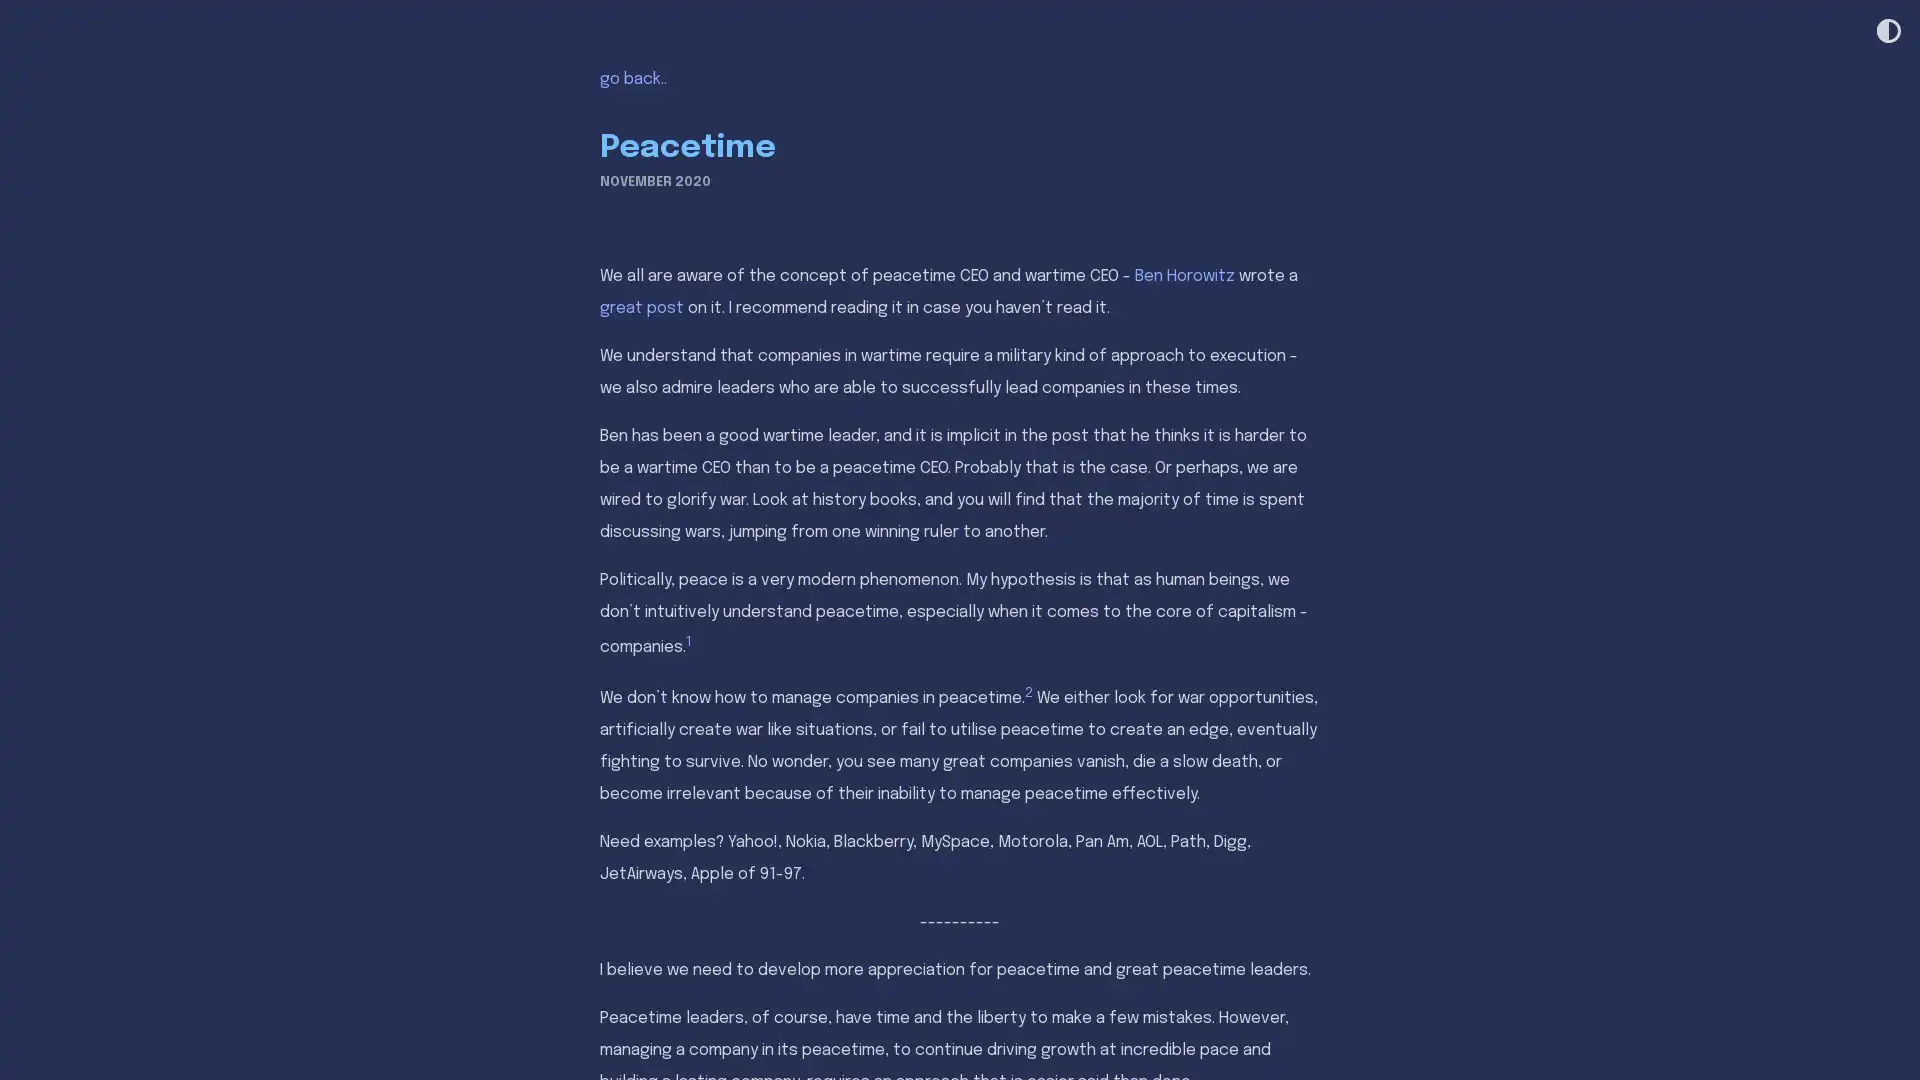  What do you see at coordinates (1886, 32) in the screenshot?
I see `Toggle Theme` at bounding box center [1886, 32].